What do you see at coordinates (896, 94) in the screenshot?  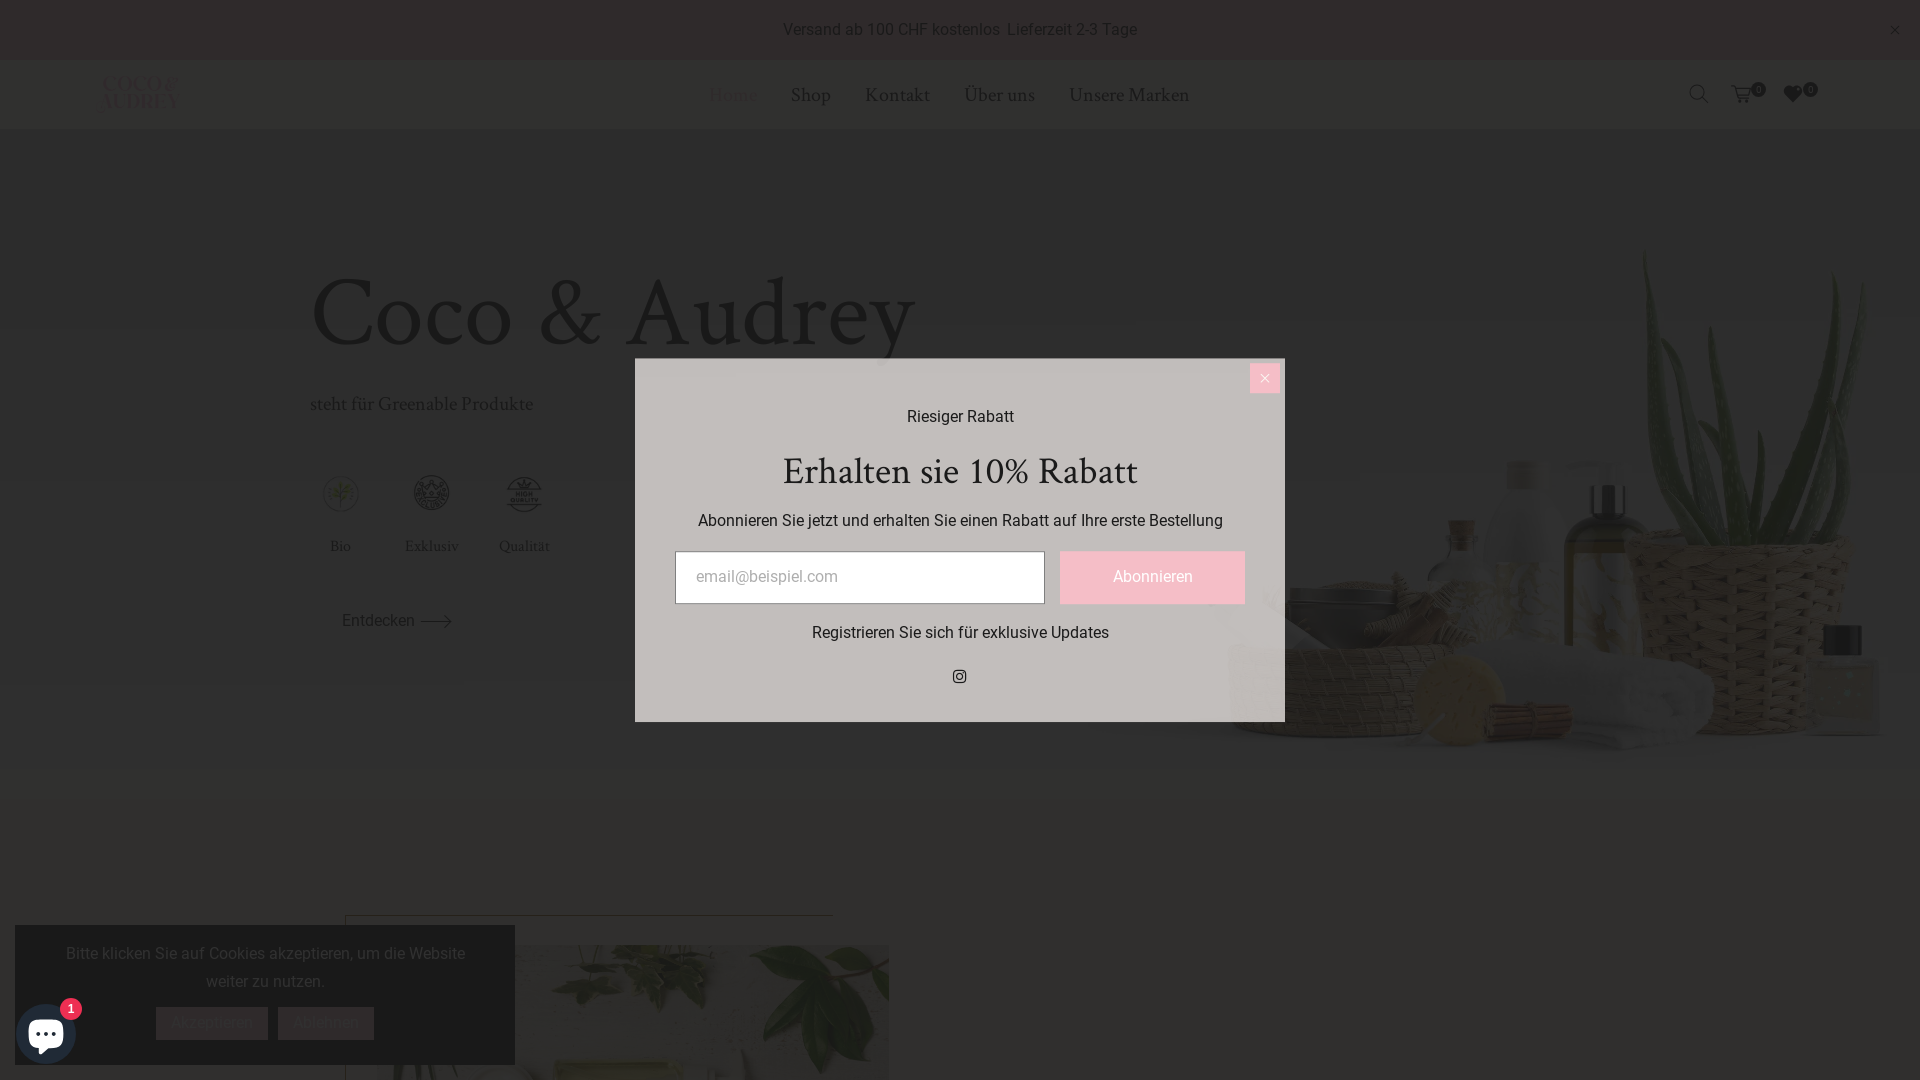 I see `'Kontakt'` at bounding box center [896, 94].